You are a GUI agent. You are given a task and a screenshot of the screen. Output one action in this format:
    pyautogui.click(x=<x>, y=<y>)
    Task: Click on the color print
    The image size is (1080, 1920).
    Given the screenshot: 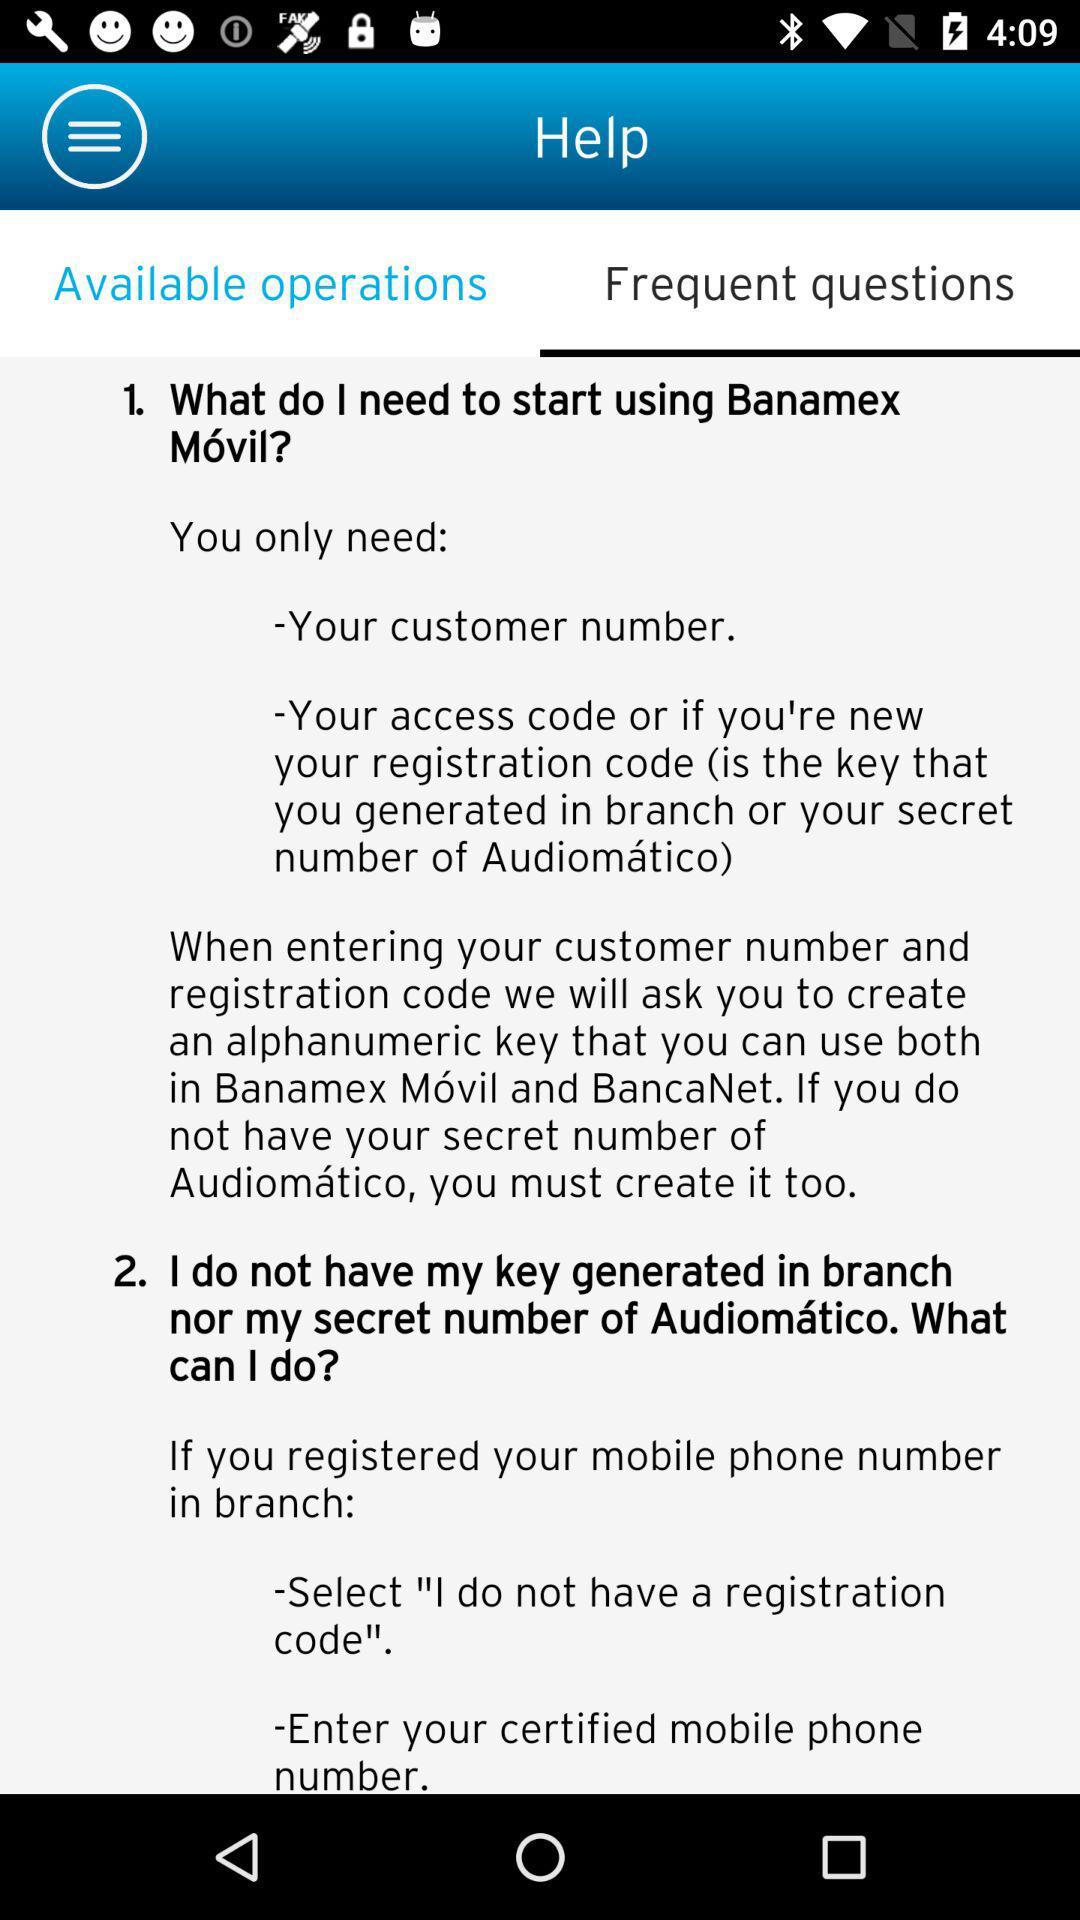 What is the action you would take?
    pyautogui.click(x=540, y=1074)
    